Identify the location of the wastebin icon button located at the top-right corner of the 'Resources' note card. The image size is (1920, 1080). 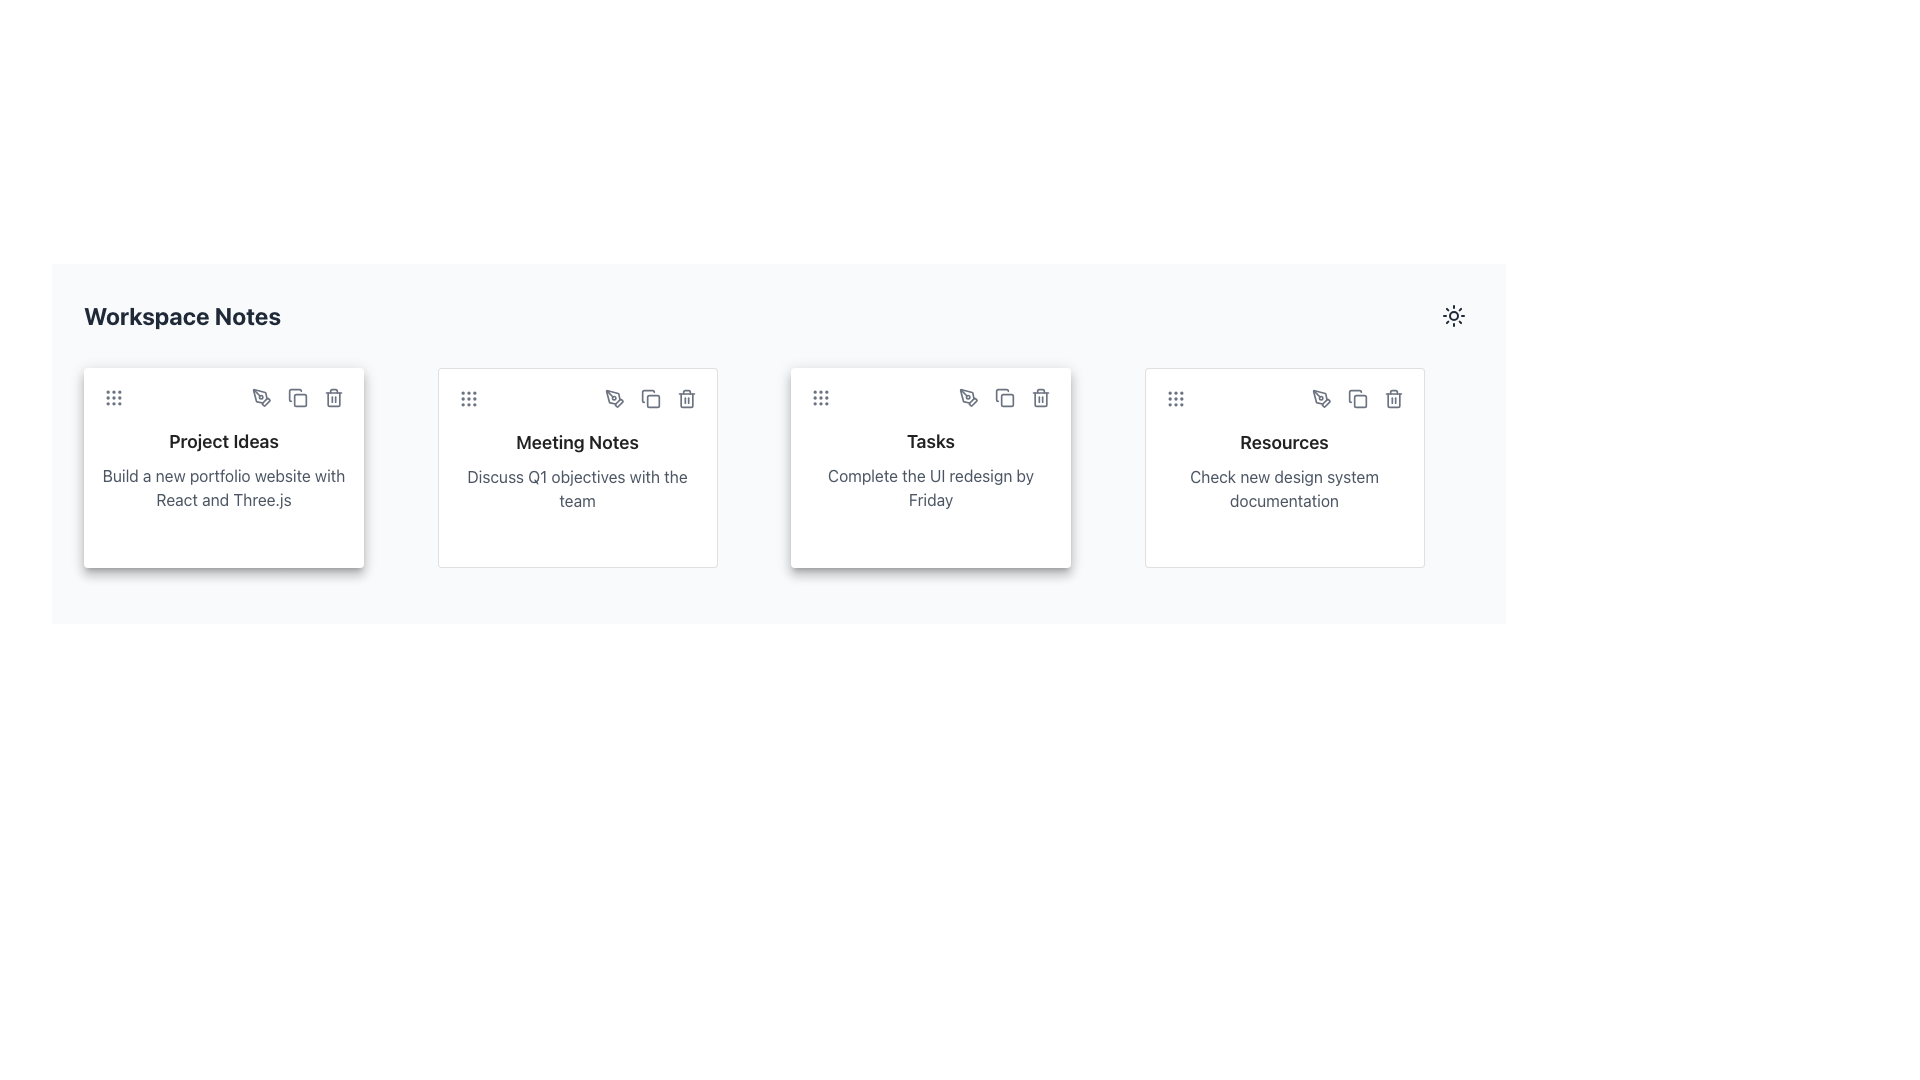
(1392, 398).